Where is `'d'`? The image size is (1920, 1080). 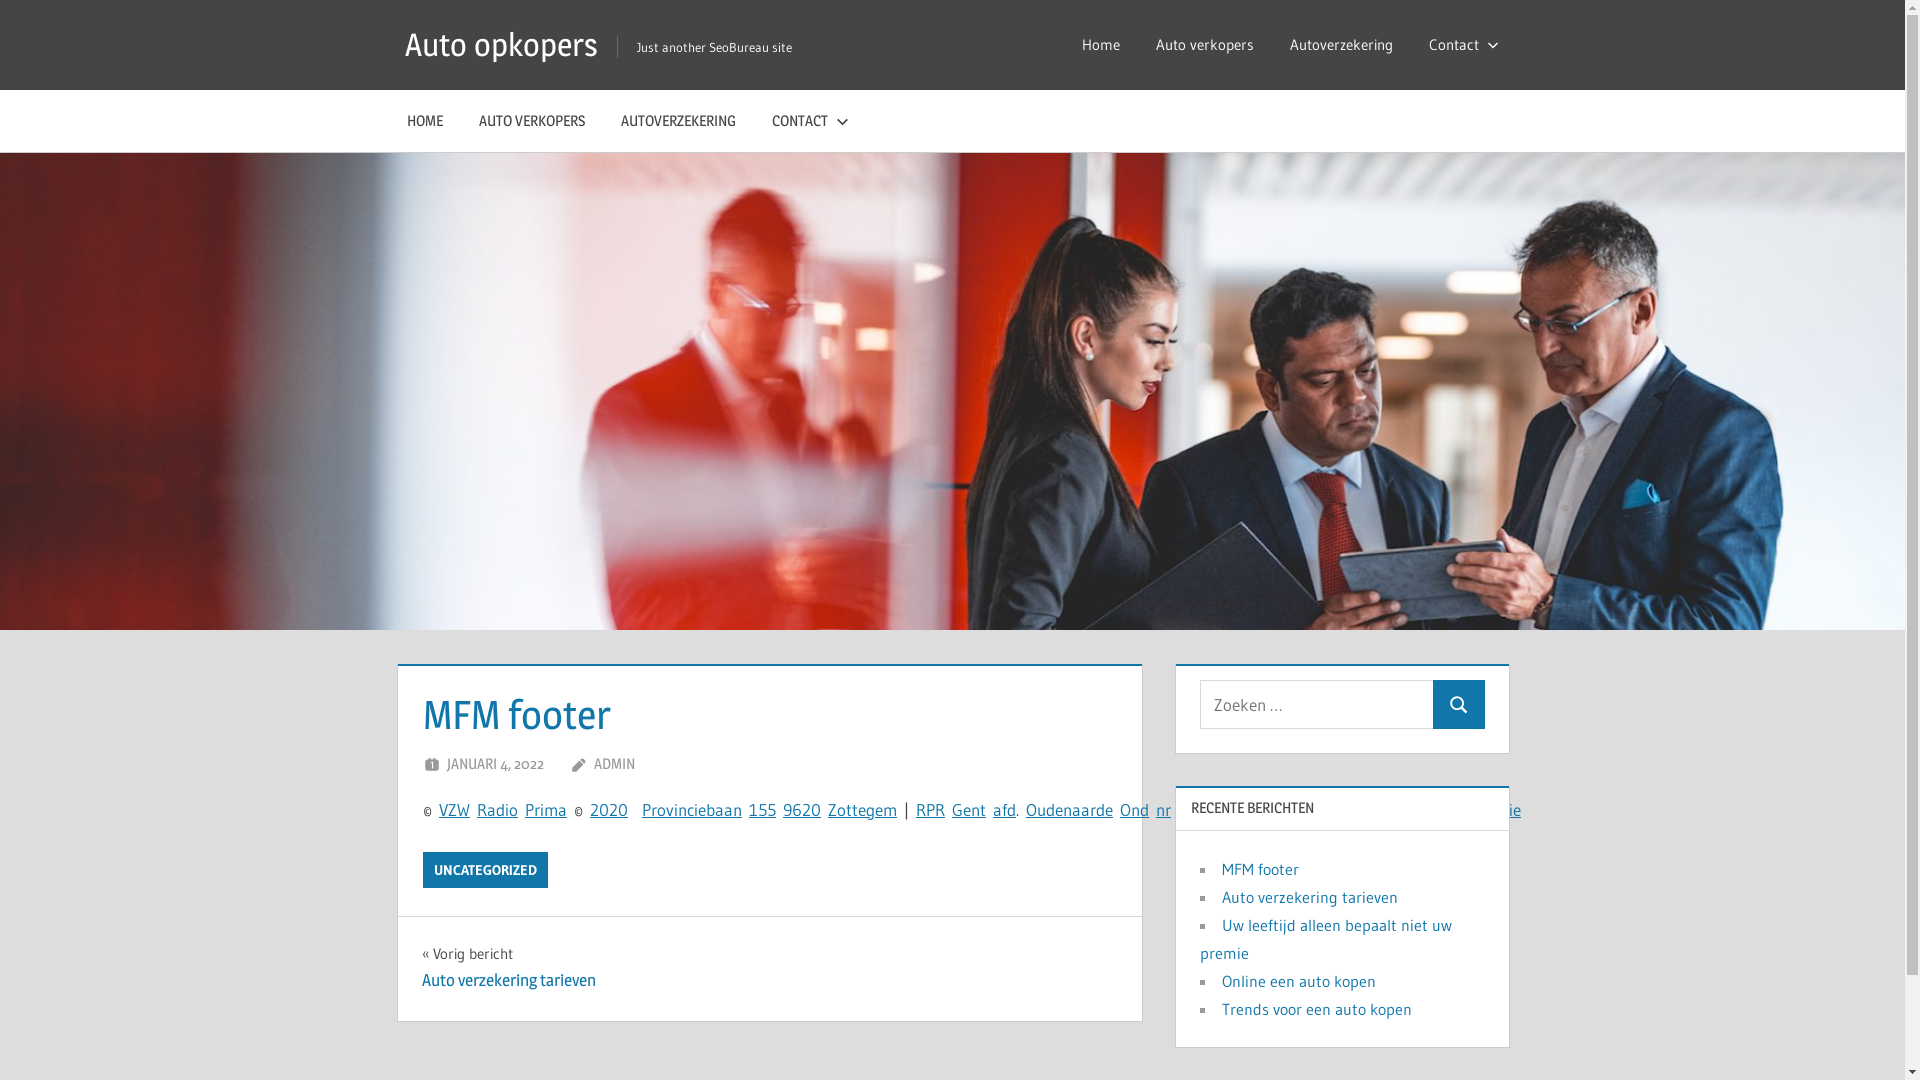 'd' is located at coordinates (1049, 808).